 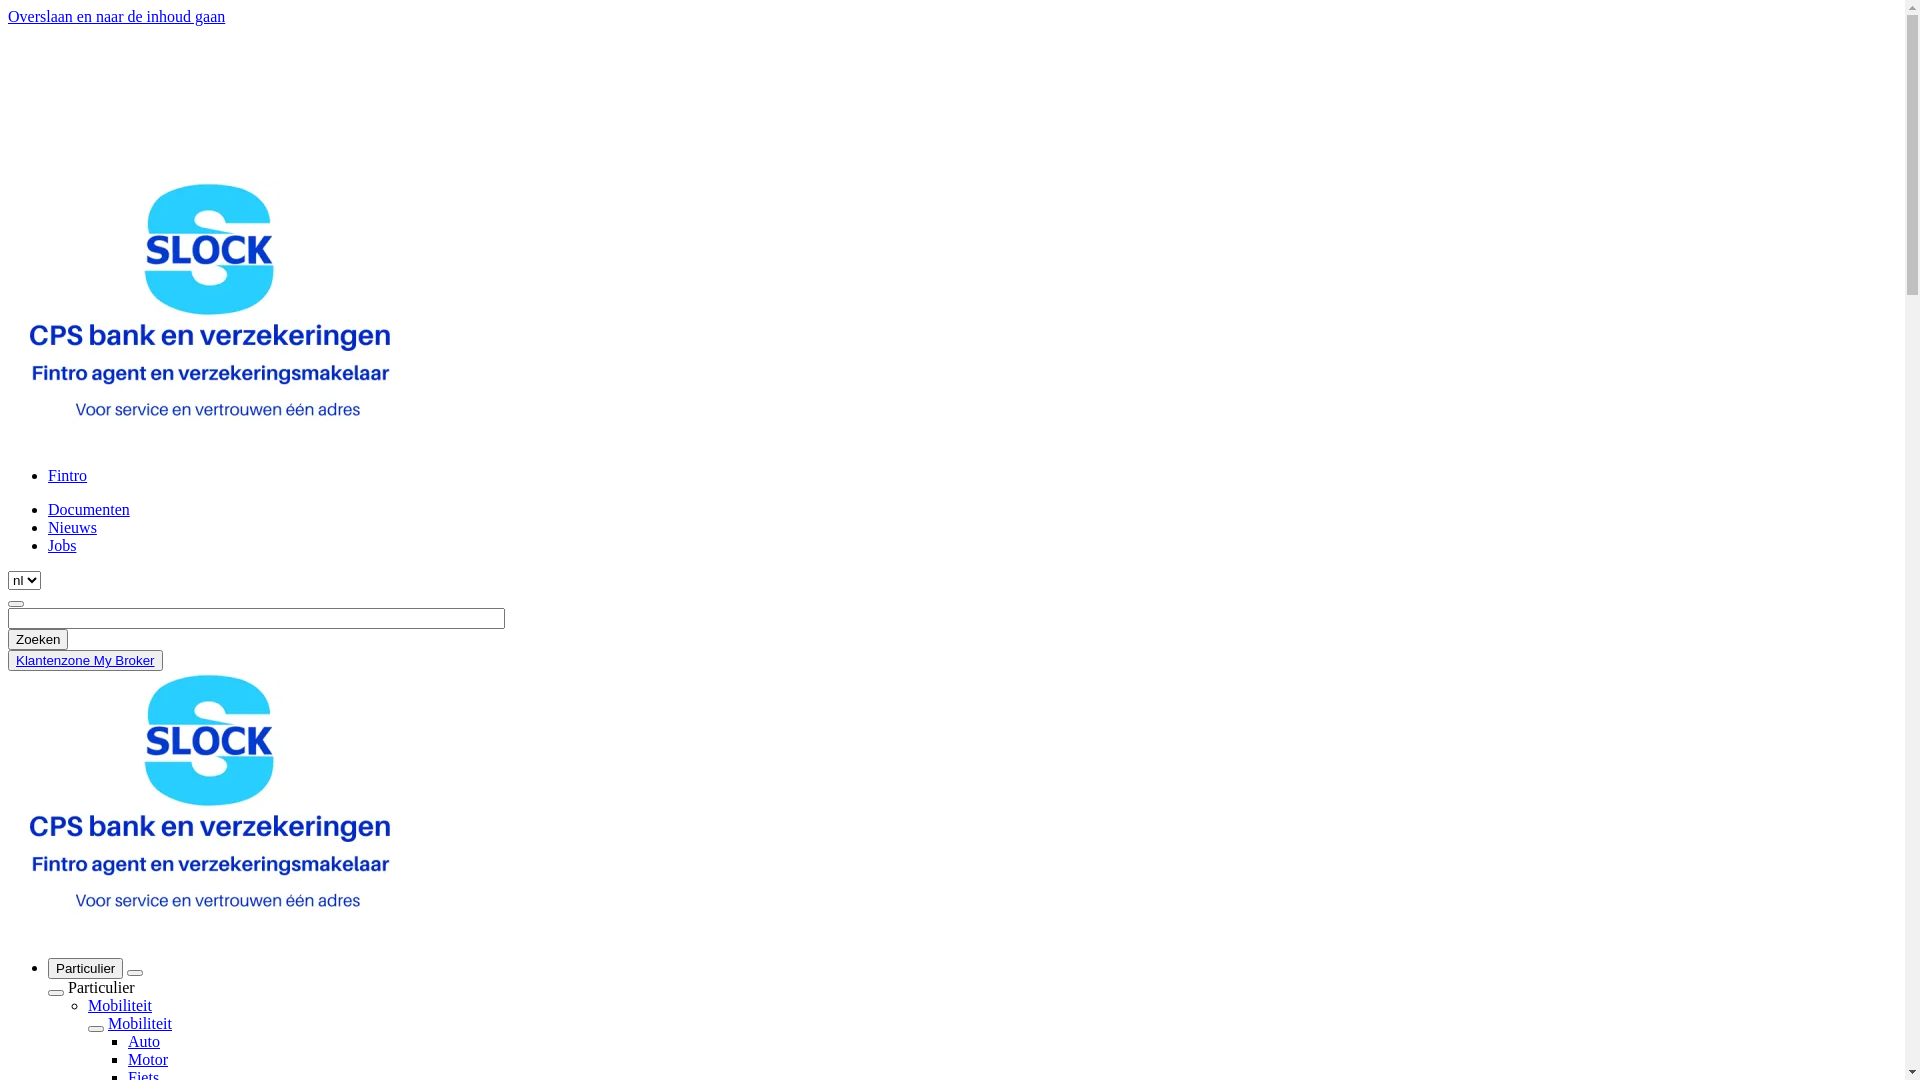 What do you see at coordinates (127, 1058) in the screenshot?
I see `'Motor'` at bounding box center [127, 1058].